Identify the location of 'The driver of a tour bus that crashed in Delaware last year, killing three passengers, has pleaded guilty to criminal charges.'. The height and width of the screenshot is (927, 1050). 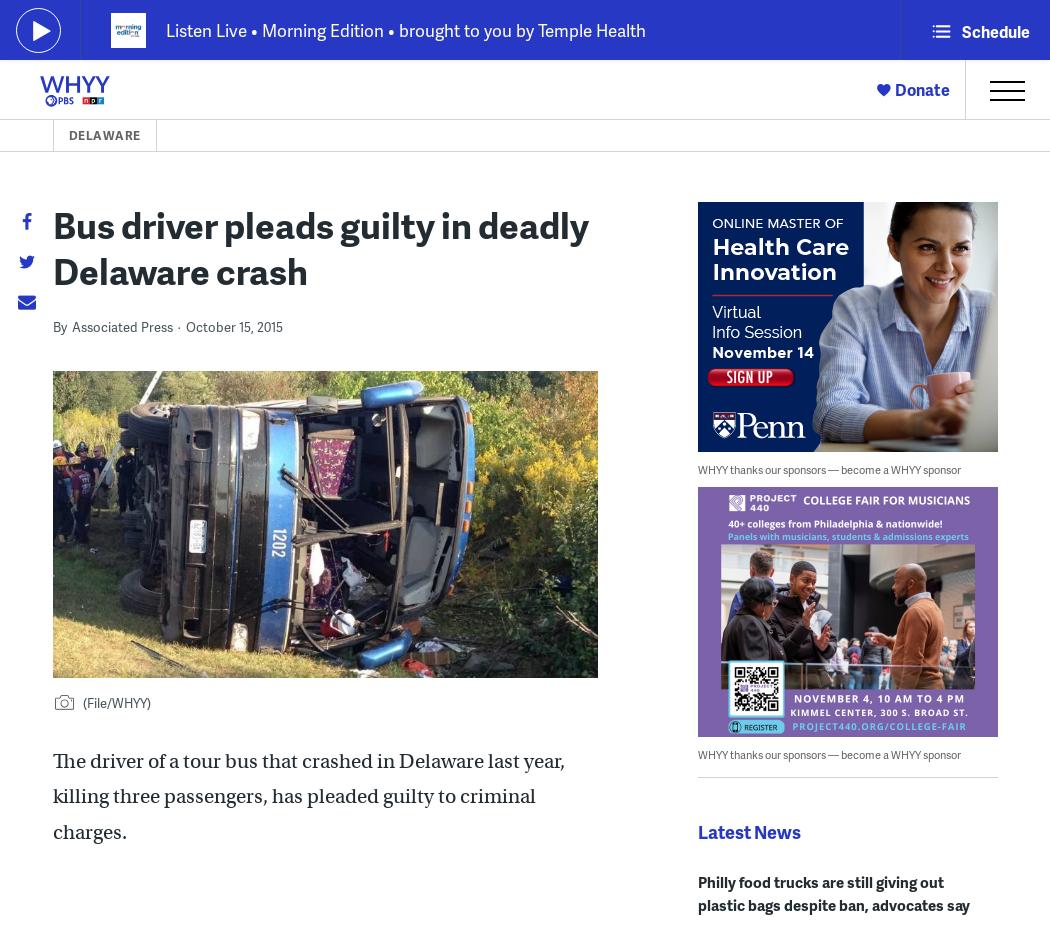
(307, 796).